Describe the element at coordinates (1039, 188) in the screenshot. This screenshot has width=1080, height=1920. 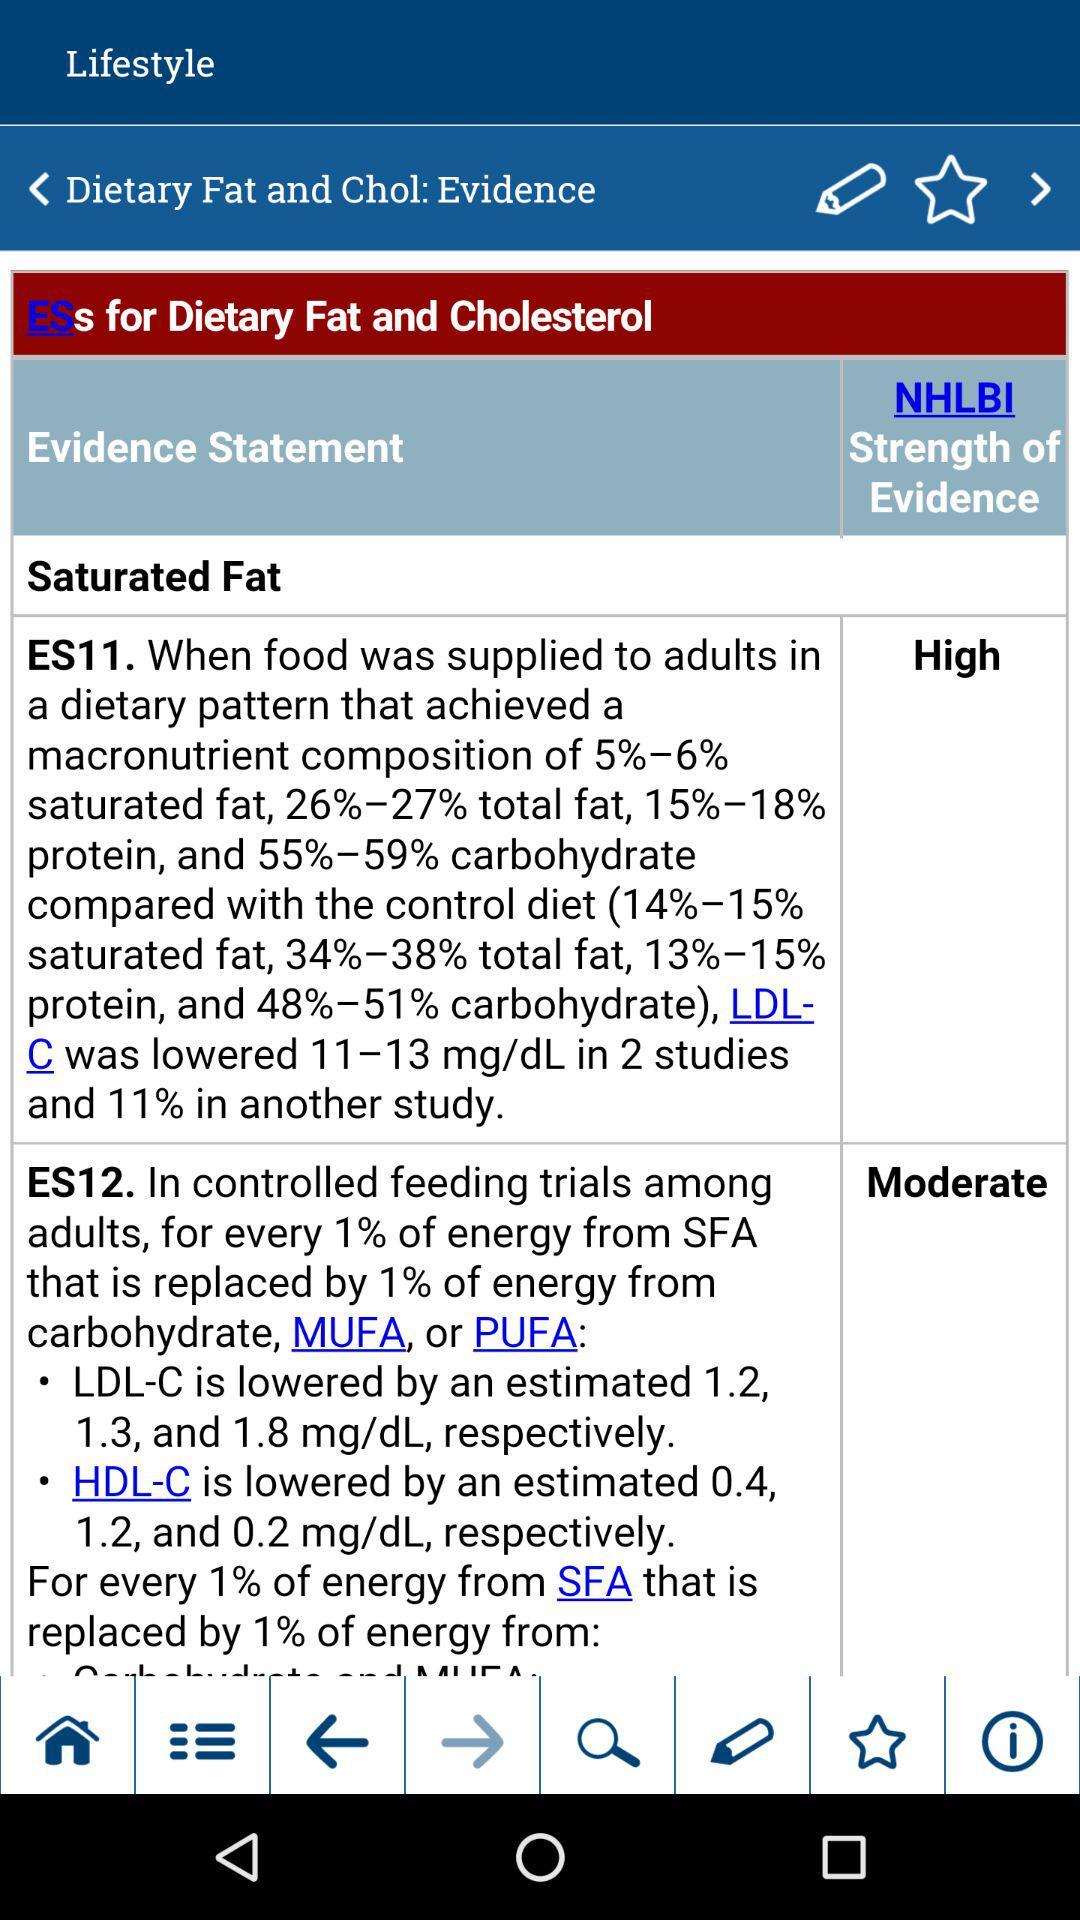
I see `previous` at that location.